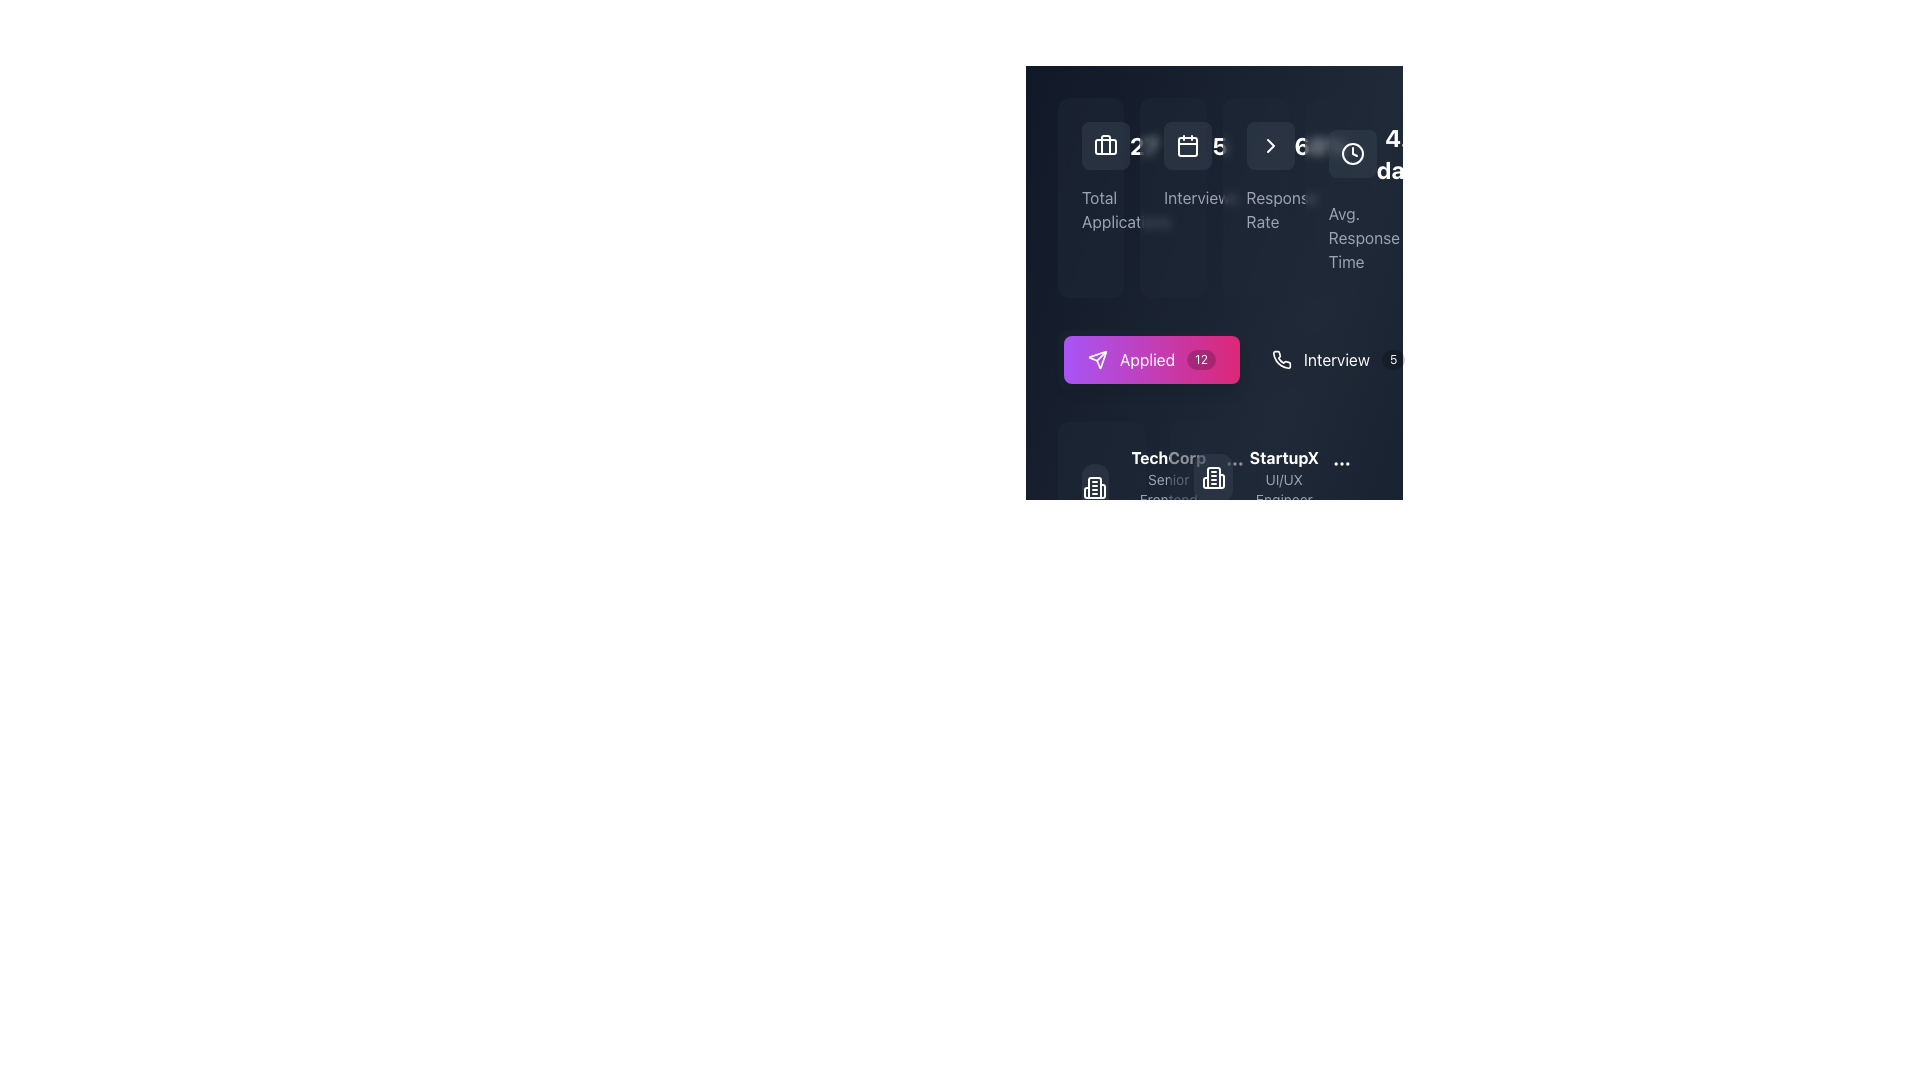 The width and height of the screenshot is (1920, 1080). Describe the element at coordinates (1392, 358) in the screenshot. I see `the Badge or Label indicating the count or status associated with 'Interview', which is located to the immediate right of the word 'Interview'` at that location.